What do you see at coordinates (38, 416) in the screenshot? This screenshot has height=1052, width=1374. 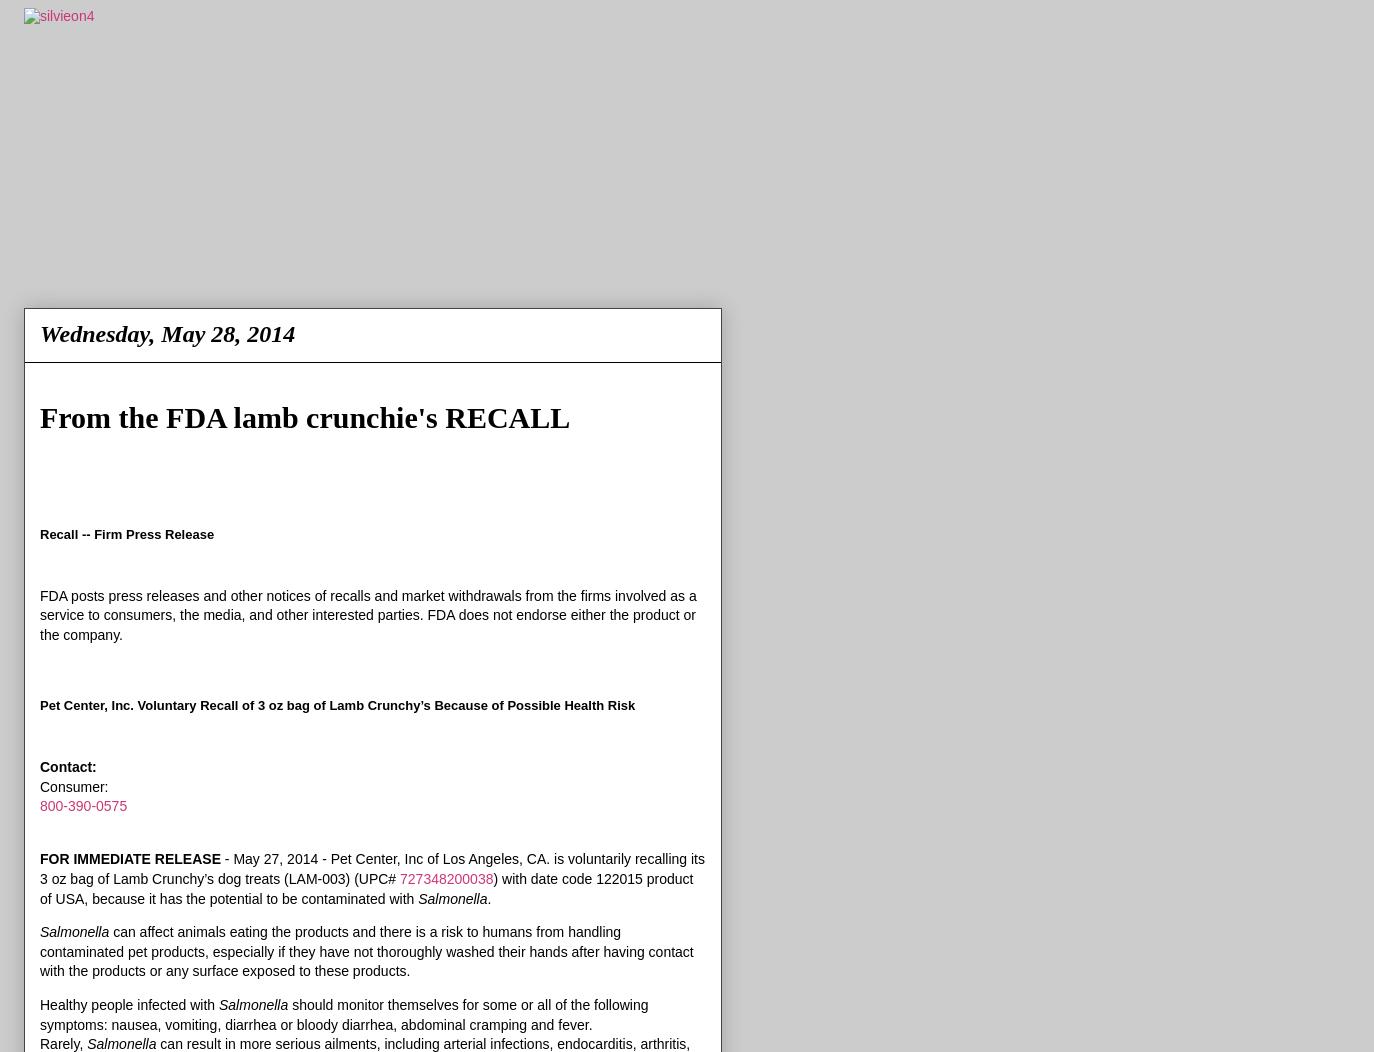 I see `'From the FDA lamb crunchie's RECALL'` at bounding box center [38, 416].